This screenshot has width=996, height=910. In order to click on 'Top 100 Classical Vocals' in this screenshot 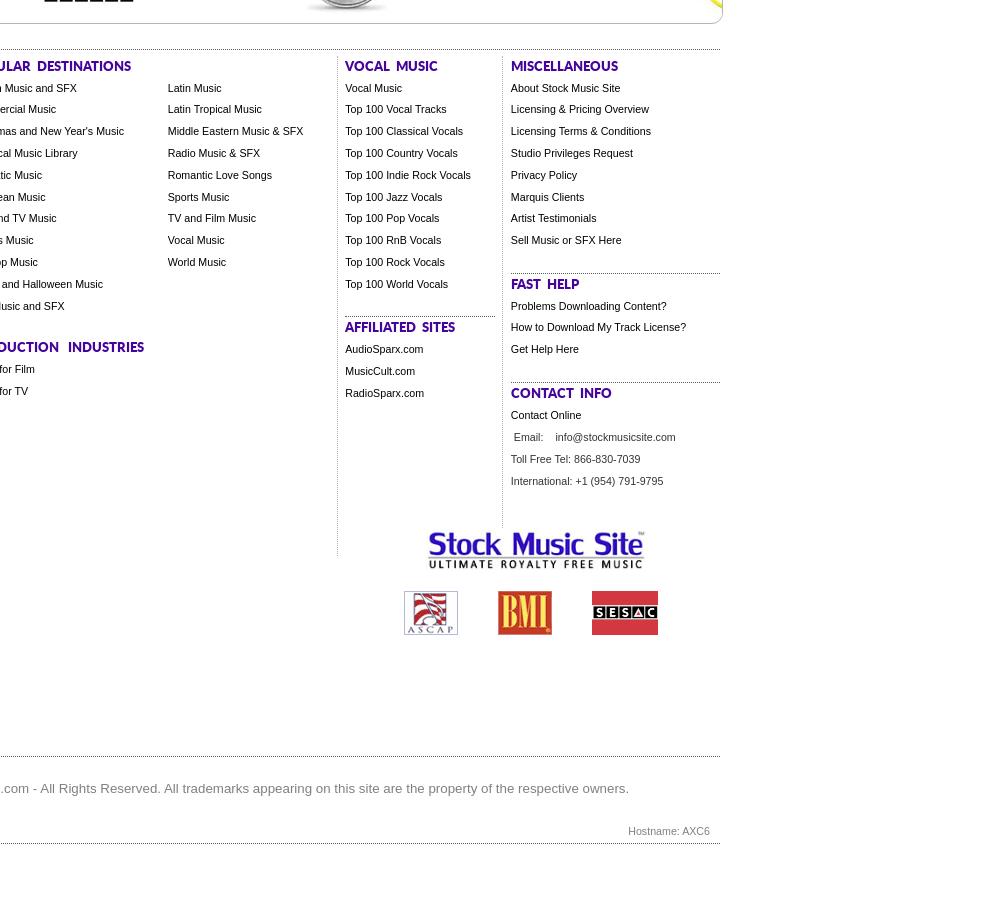, I will do `click(402, 130)`.